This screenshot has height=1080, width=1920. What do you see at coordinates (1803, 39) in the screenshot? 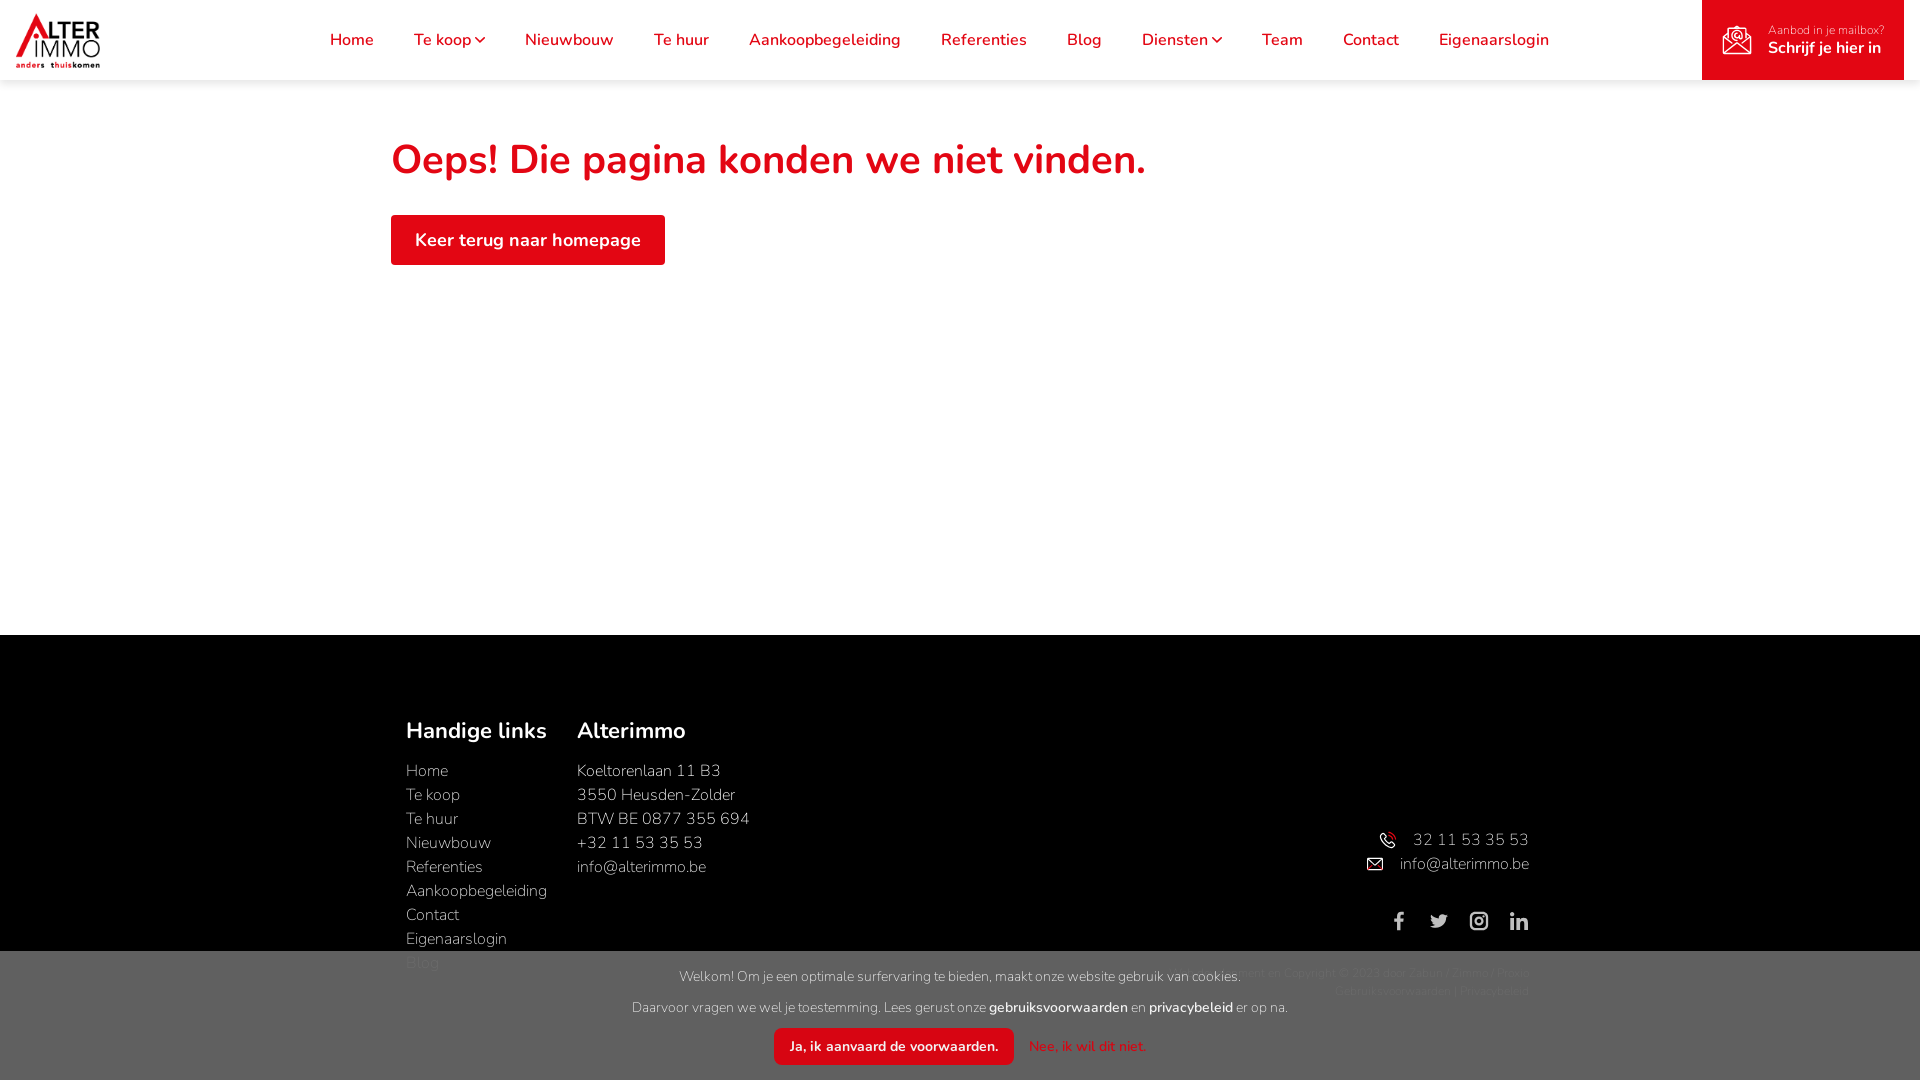
I see `'Aanbod in je mailbox?` at bounding box center [1803, 39].